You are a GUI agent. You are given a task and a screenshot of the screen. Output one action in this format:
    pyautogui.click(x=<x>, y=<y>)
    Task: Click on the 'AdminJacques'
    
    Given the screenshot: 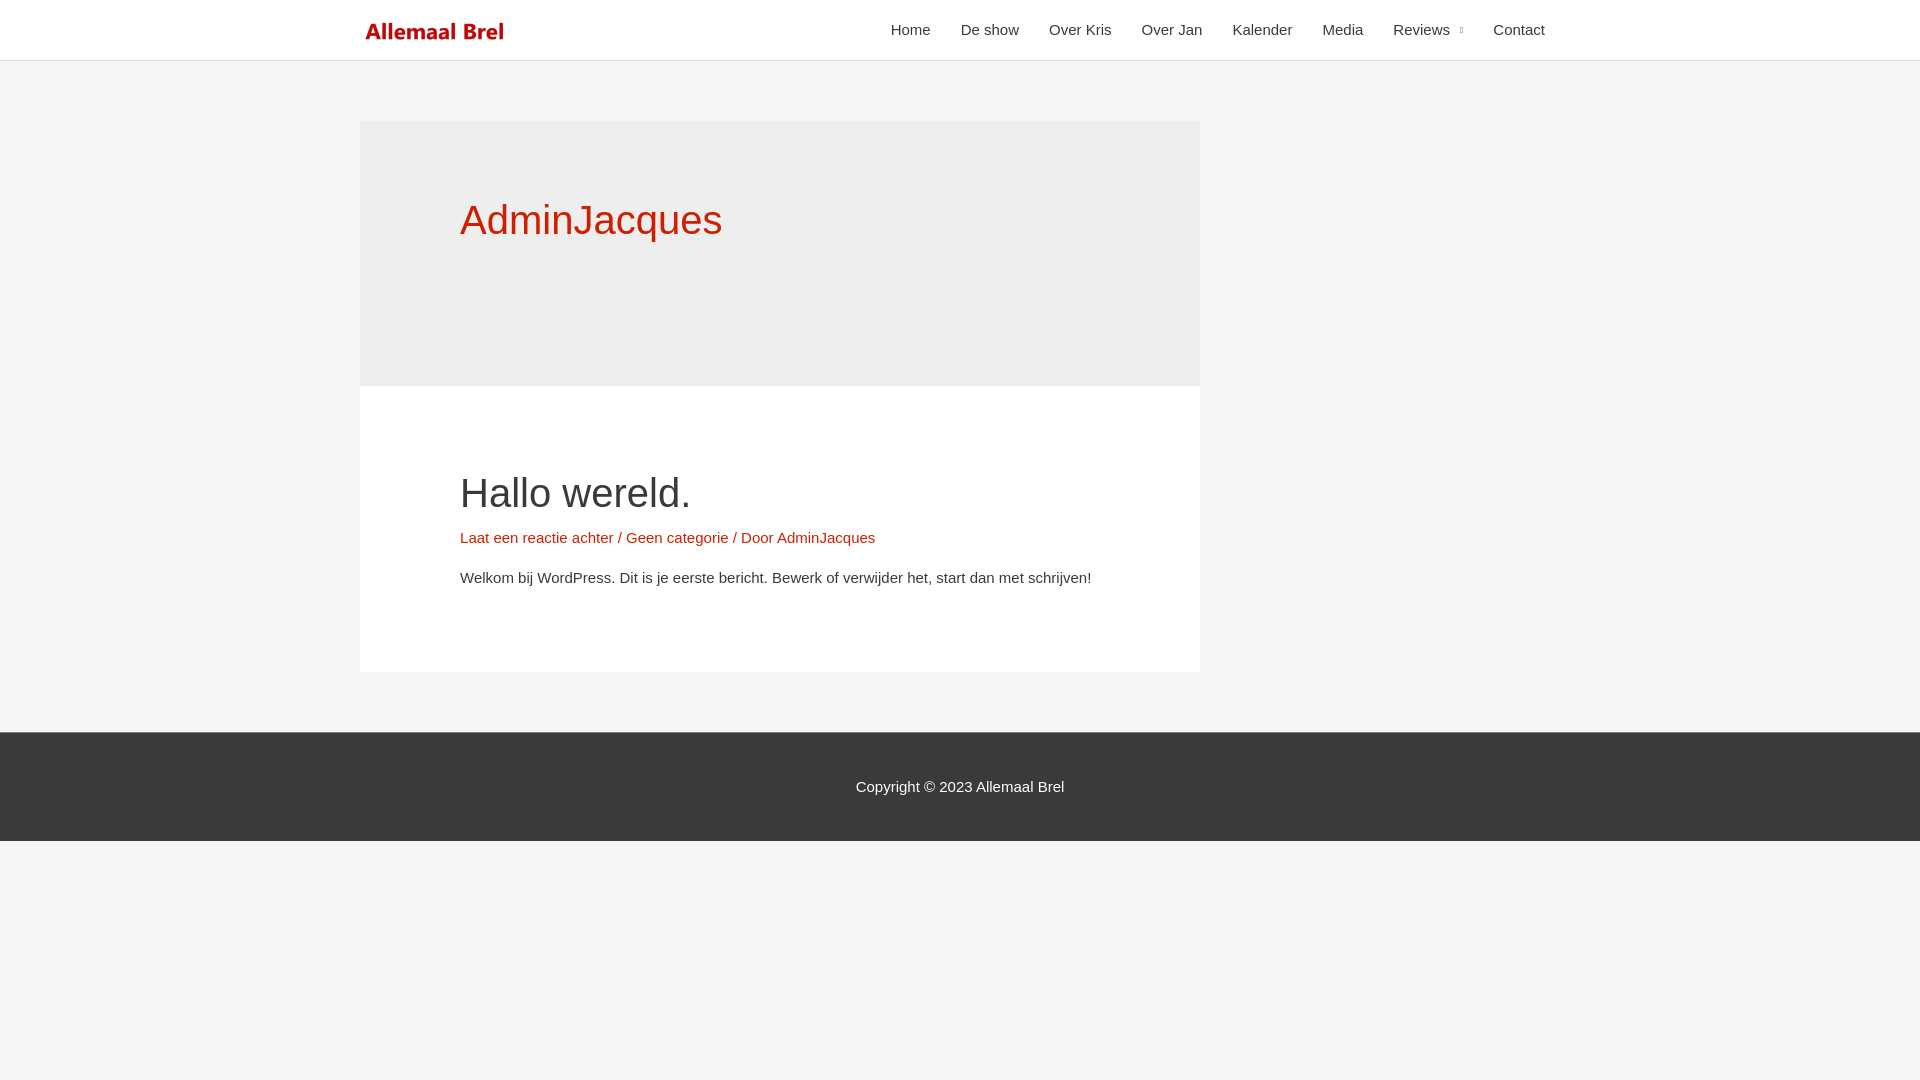 What is the action you would take?
    pyautogui.click(x=825, y=536)
    